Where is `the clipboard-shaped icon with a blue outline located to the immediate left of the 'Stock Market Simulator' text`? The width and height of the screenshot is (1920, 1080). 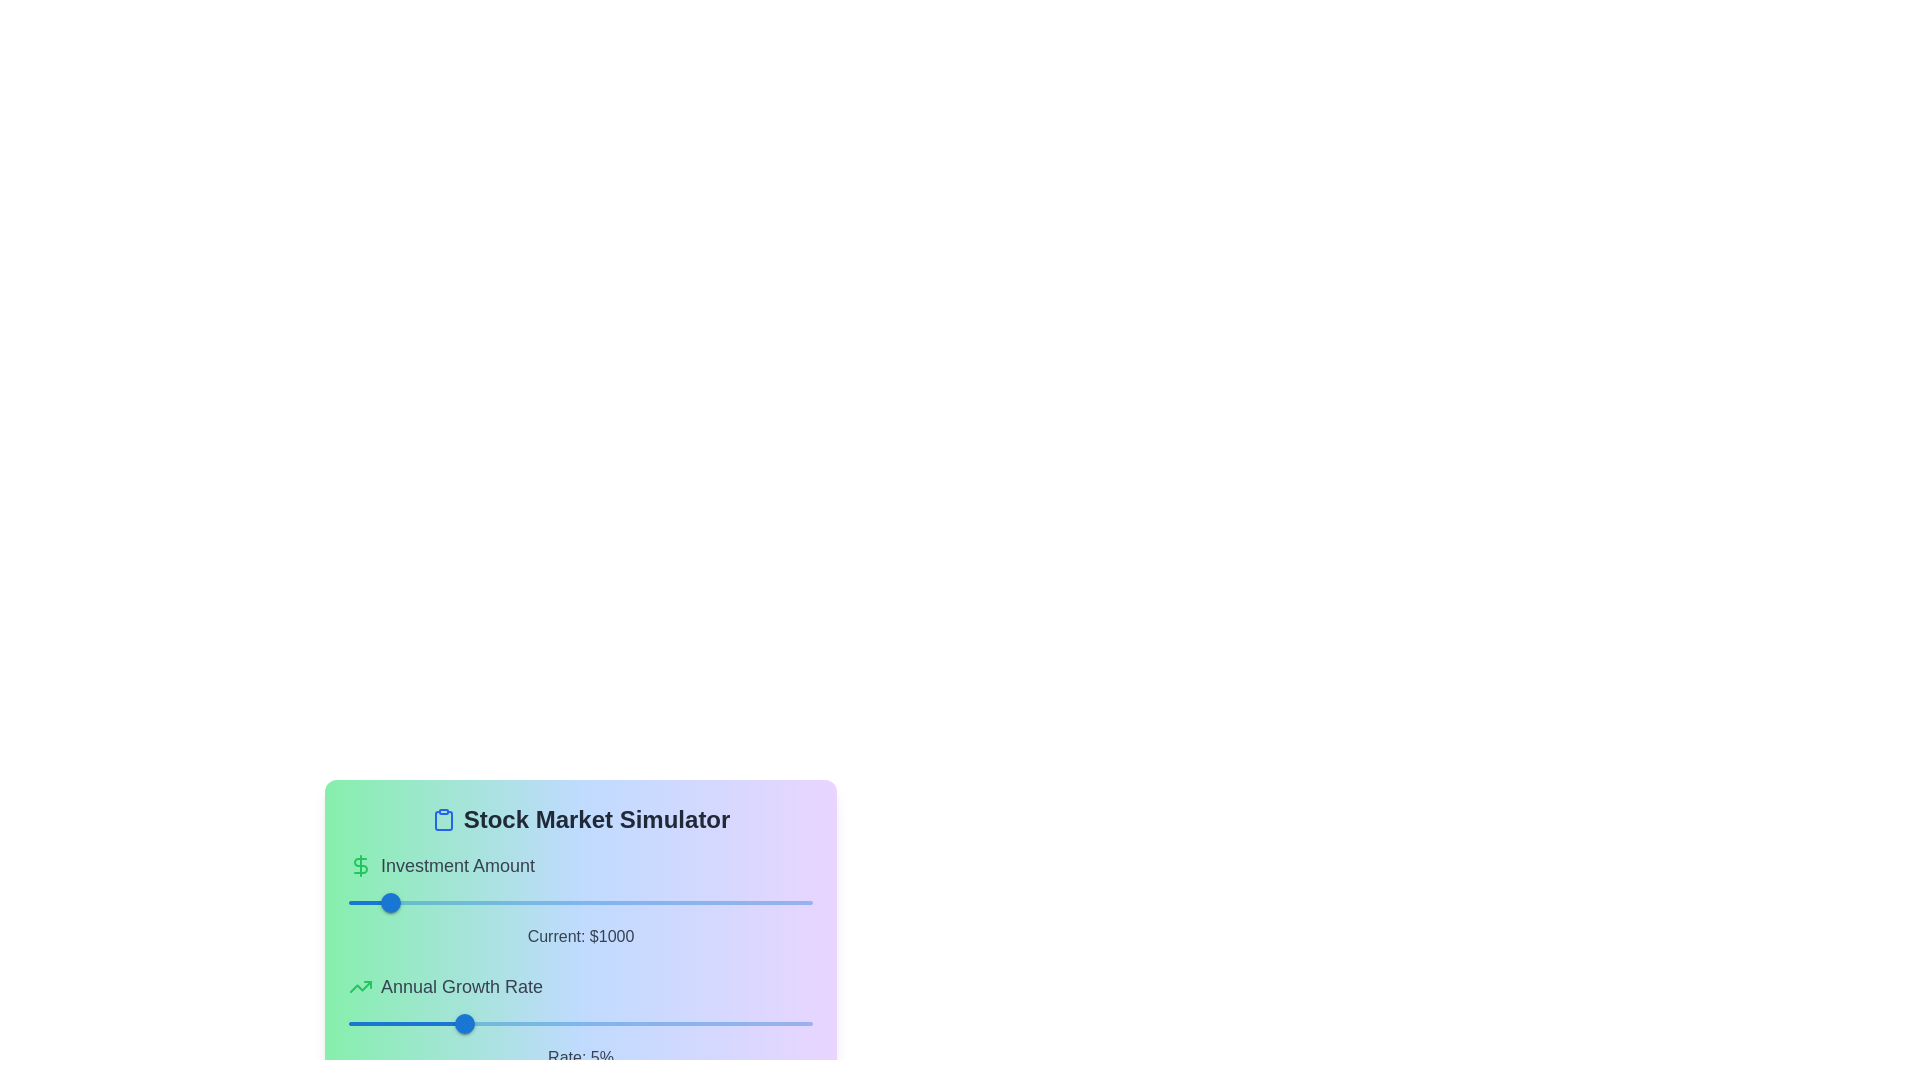 the clipboard-shaped icon with a blue outline located to the immediate left of the 'Stock Market Simulator' text is located at coordinates (442, 820).